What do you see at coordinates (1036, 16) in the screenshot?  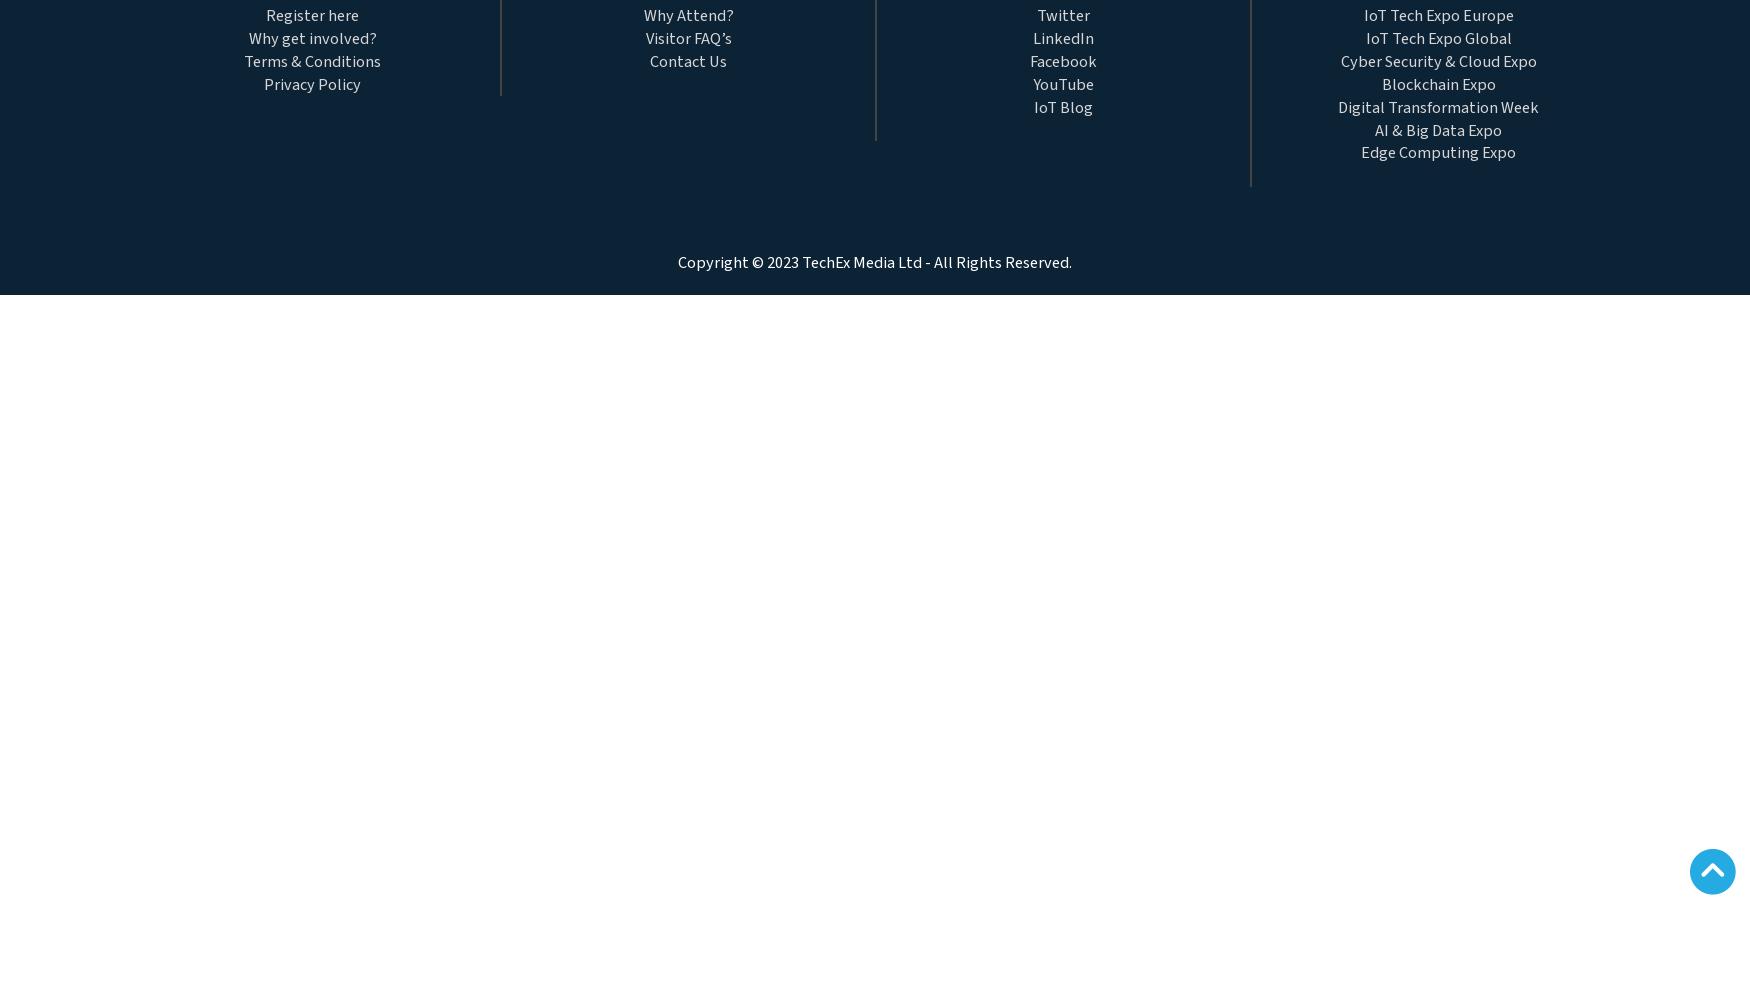 I see `'Twitter'` at bounding box center [1036, 16].